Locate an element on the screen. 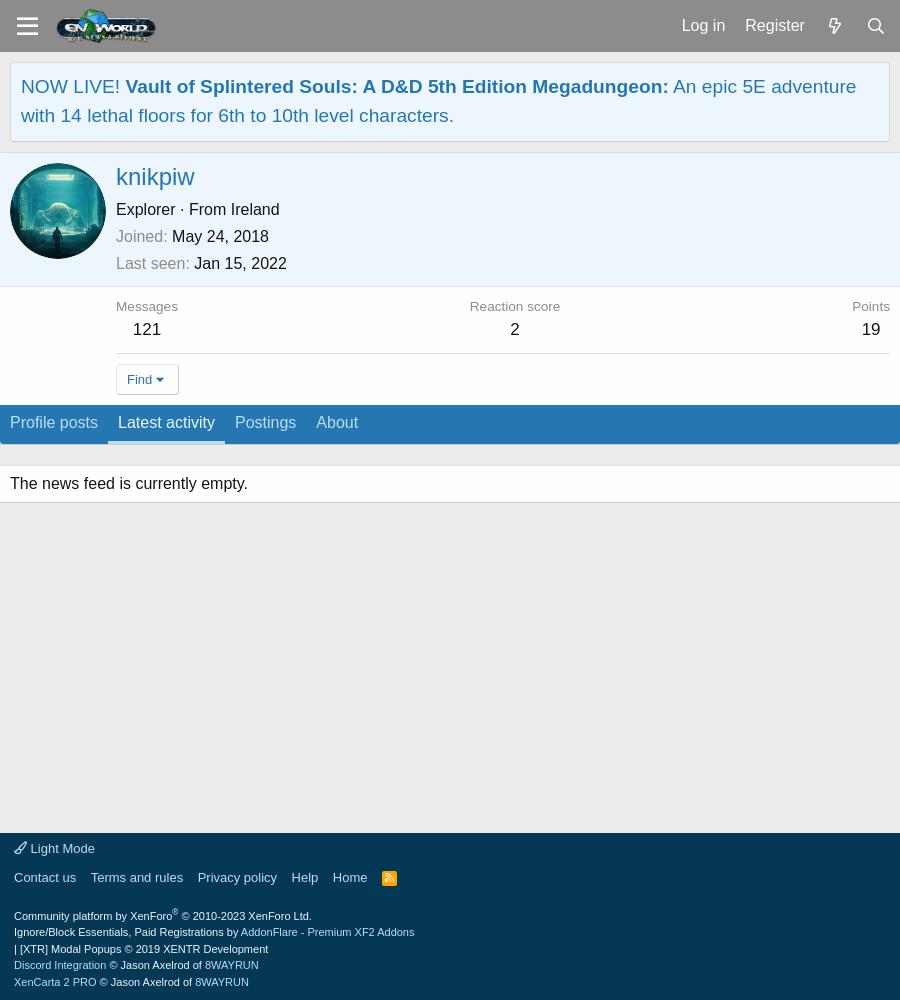 The image size is (900, 1000). 'Latest activity' is located at coordinates (165, 422).